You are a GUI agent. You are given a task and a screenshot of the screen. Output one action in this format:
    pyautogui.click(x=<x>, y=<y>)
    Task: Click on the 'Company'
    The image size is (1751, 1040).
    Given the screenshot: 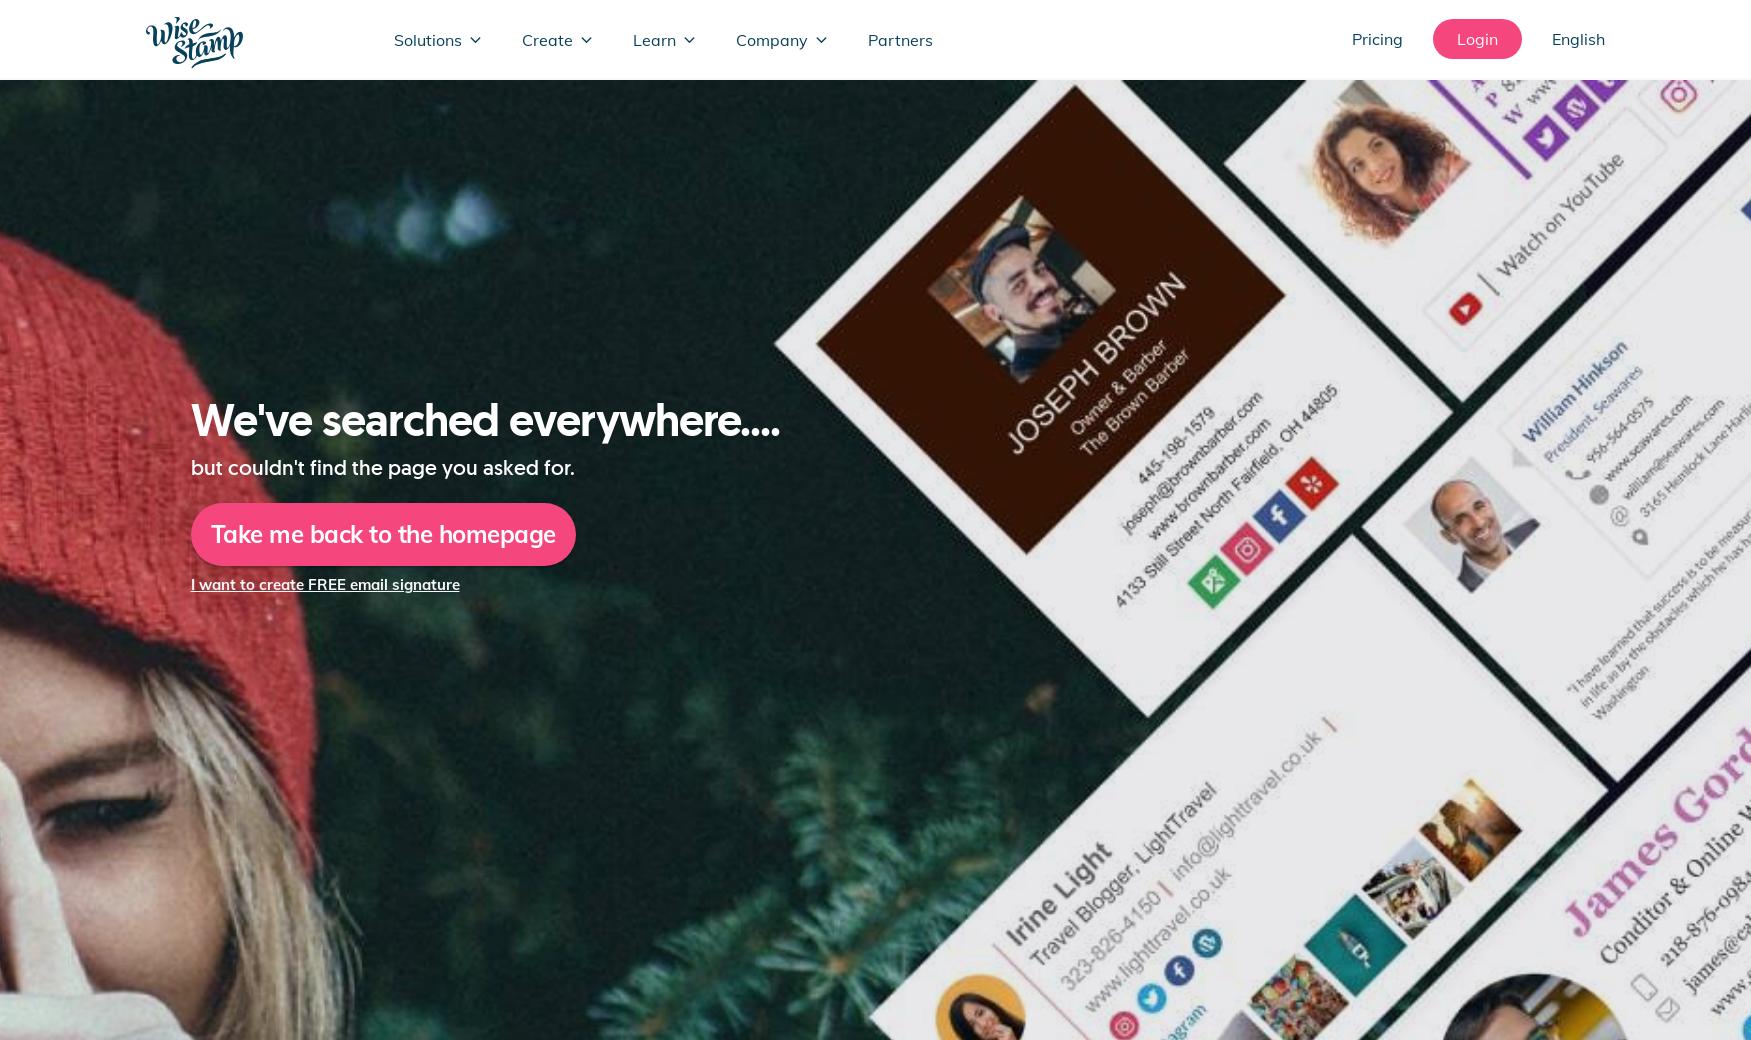 What is the action you would take?
    pyautogui.click(x=769, y=39)
    